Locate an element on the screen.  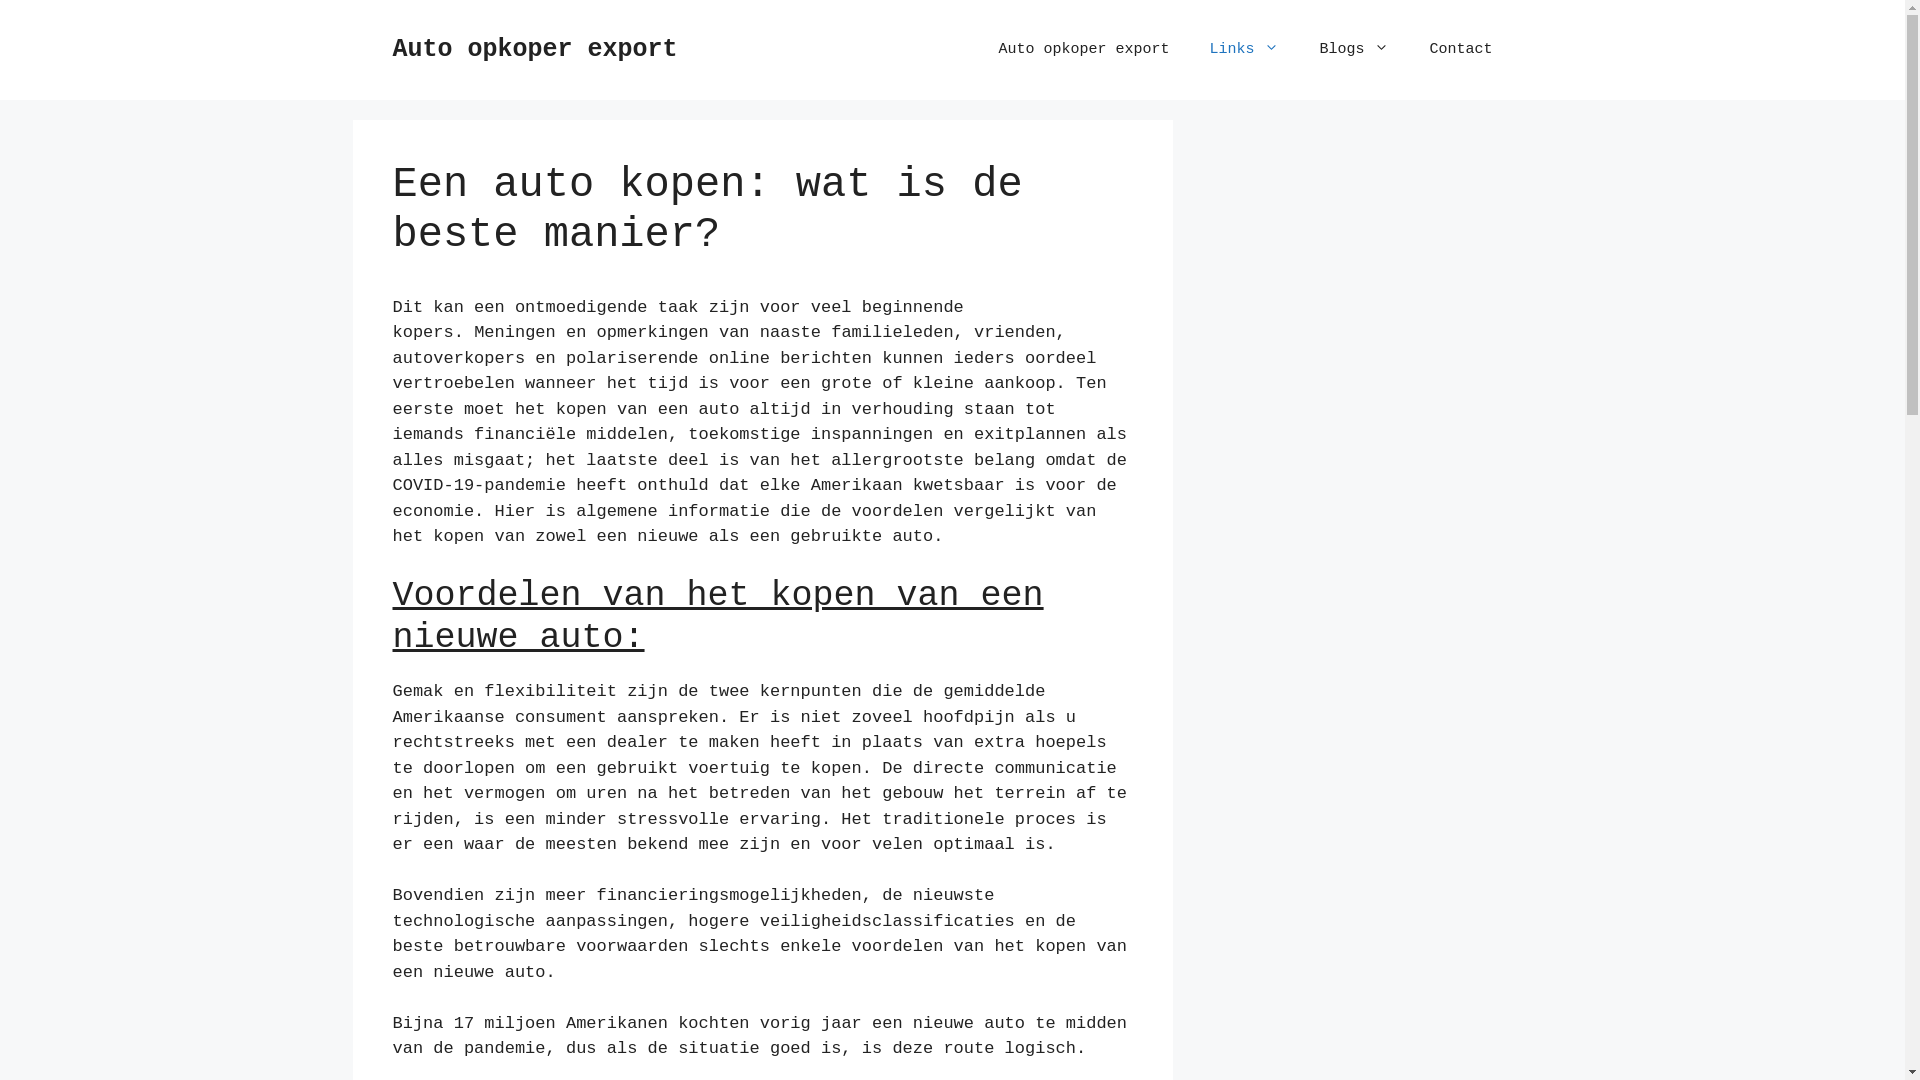
'Auto opkoper export' is located at coordinates (534, 48).